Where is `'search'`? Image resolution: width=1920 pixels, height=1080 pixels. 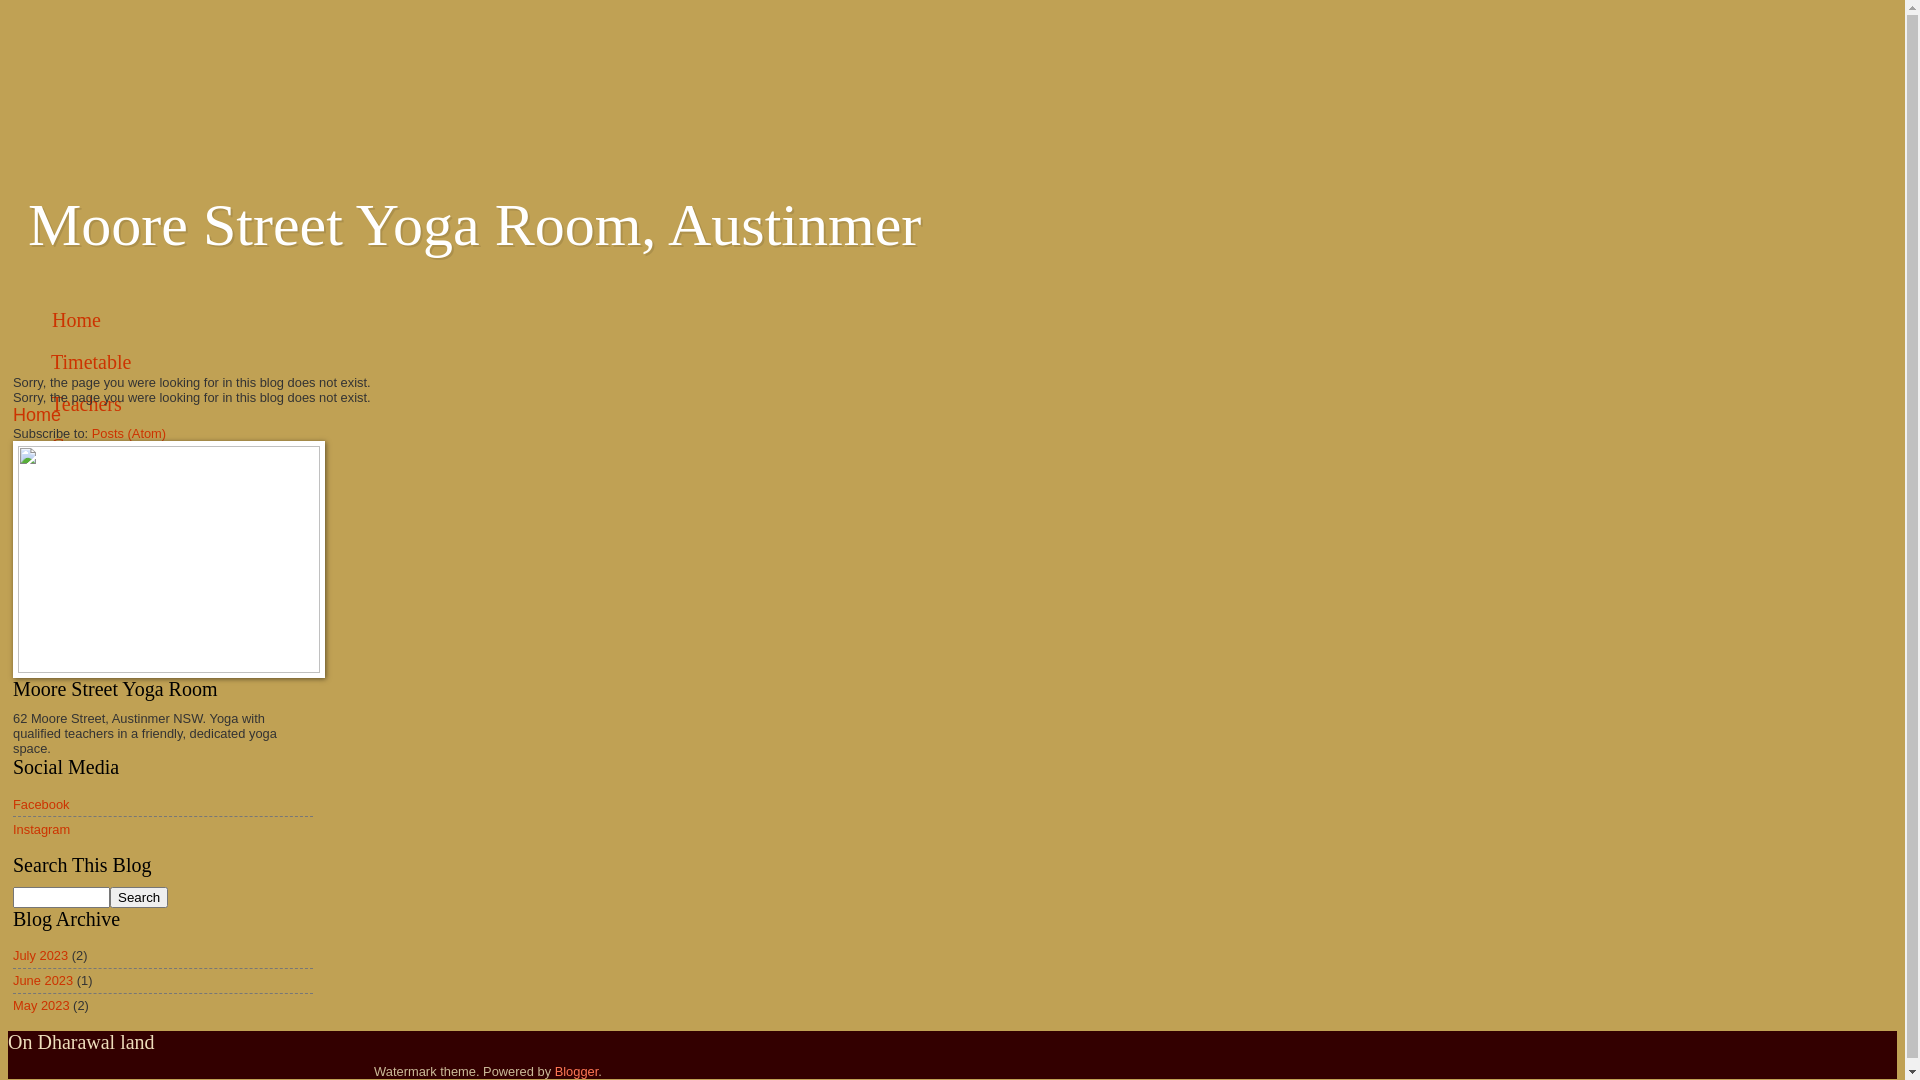 'search' is located at coordinates (61, 896).